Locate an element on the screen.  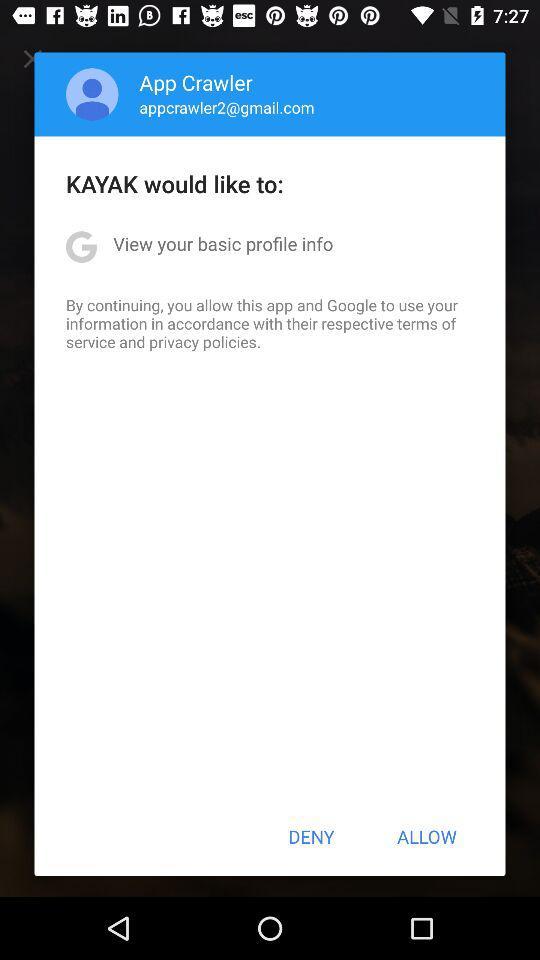
deny is located at coordinates (311, 836).